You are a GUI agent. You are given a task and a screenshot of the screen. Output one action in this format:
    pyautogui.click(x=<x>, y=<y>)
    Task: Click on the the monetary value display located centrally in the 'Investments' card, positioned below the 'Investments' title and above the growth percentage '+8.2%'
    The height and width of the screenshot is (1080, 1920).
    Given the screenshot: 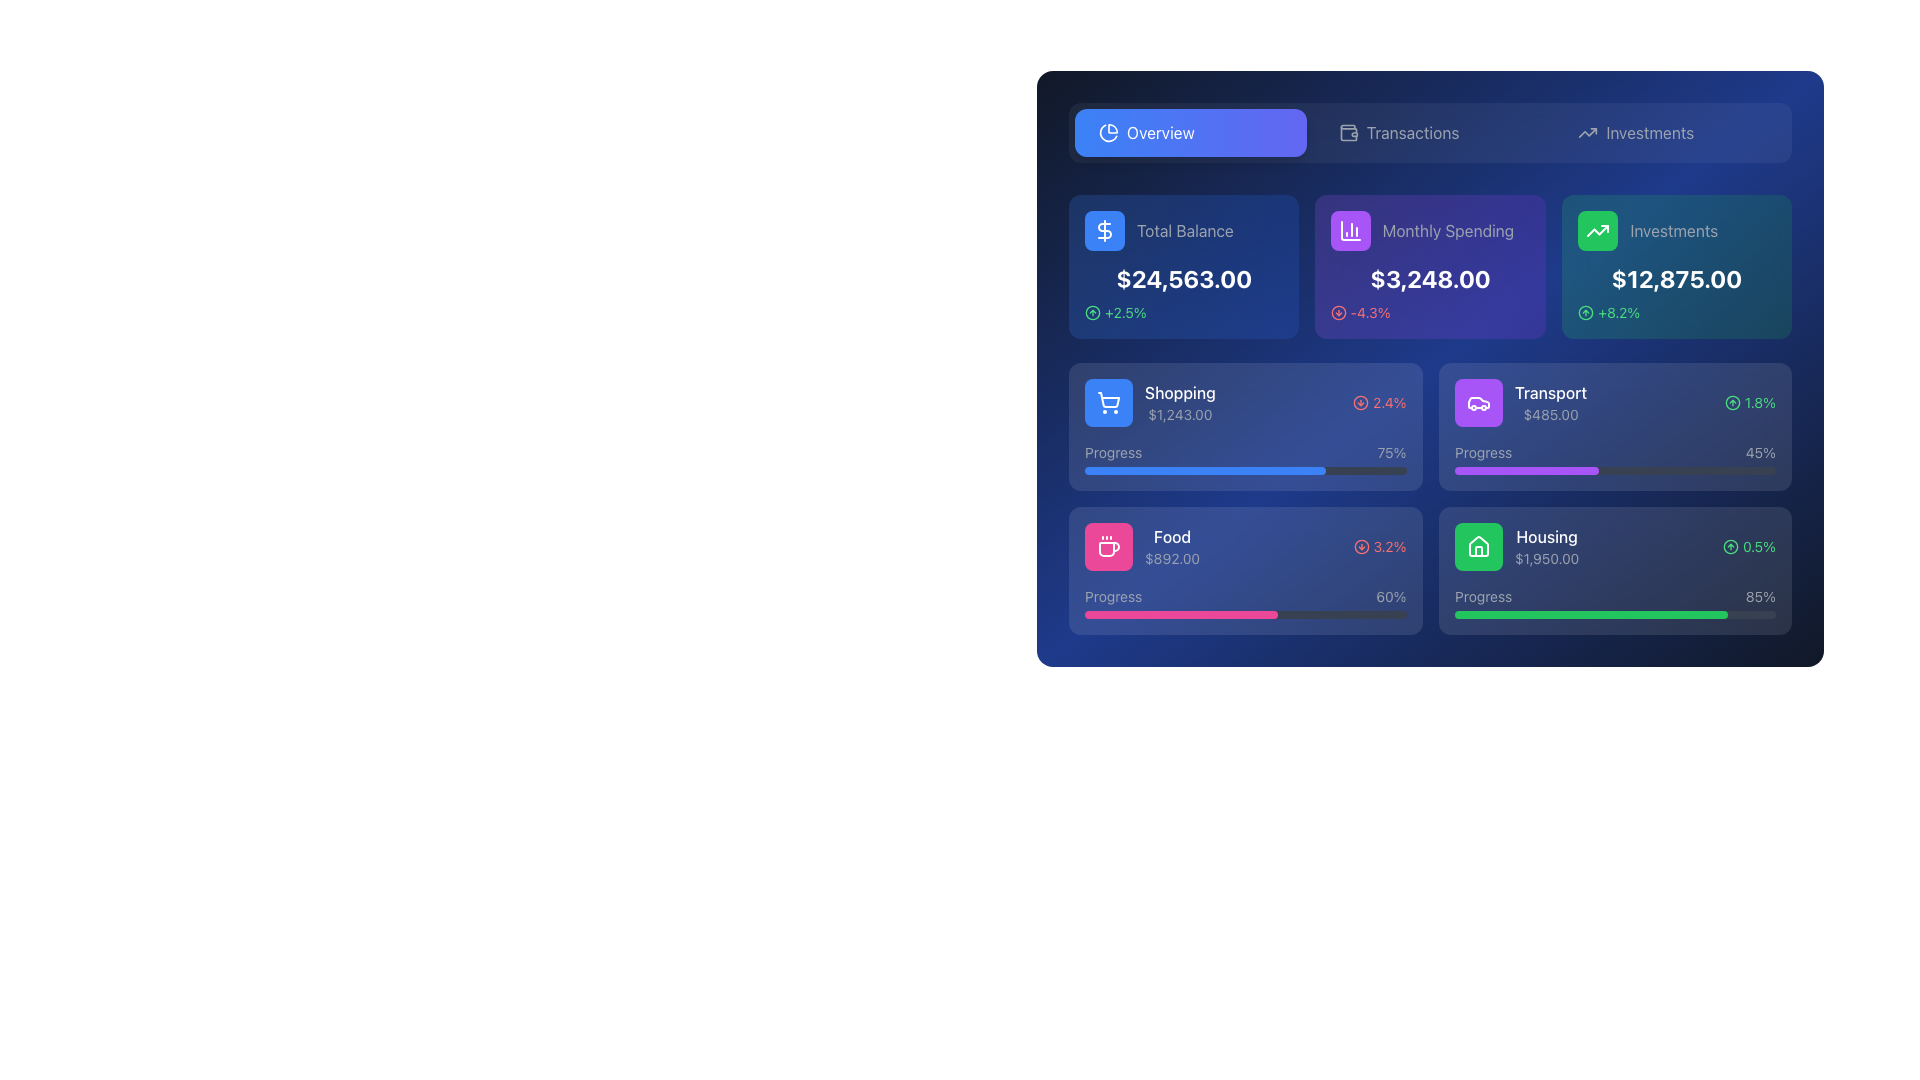 What is the action you would take?
    pyautogui.click(x=1676, y=278)
    